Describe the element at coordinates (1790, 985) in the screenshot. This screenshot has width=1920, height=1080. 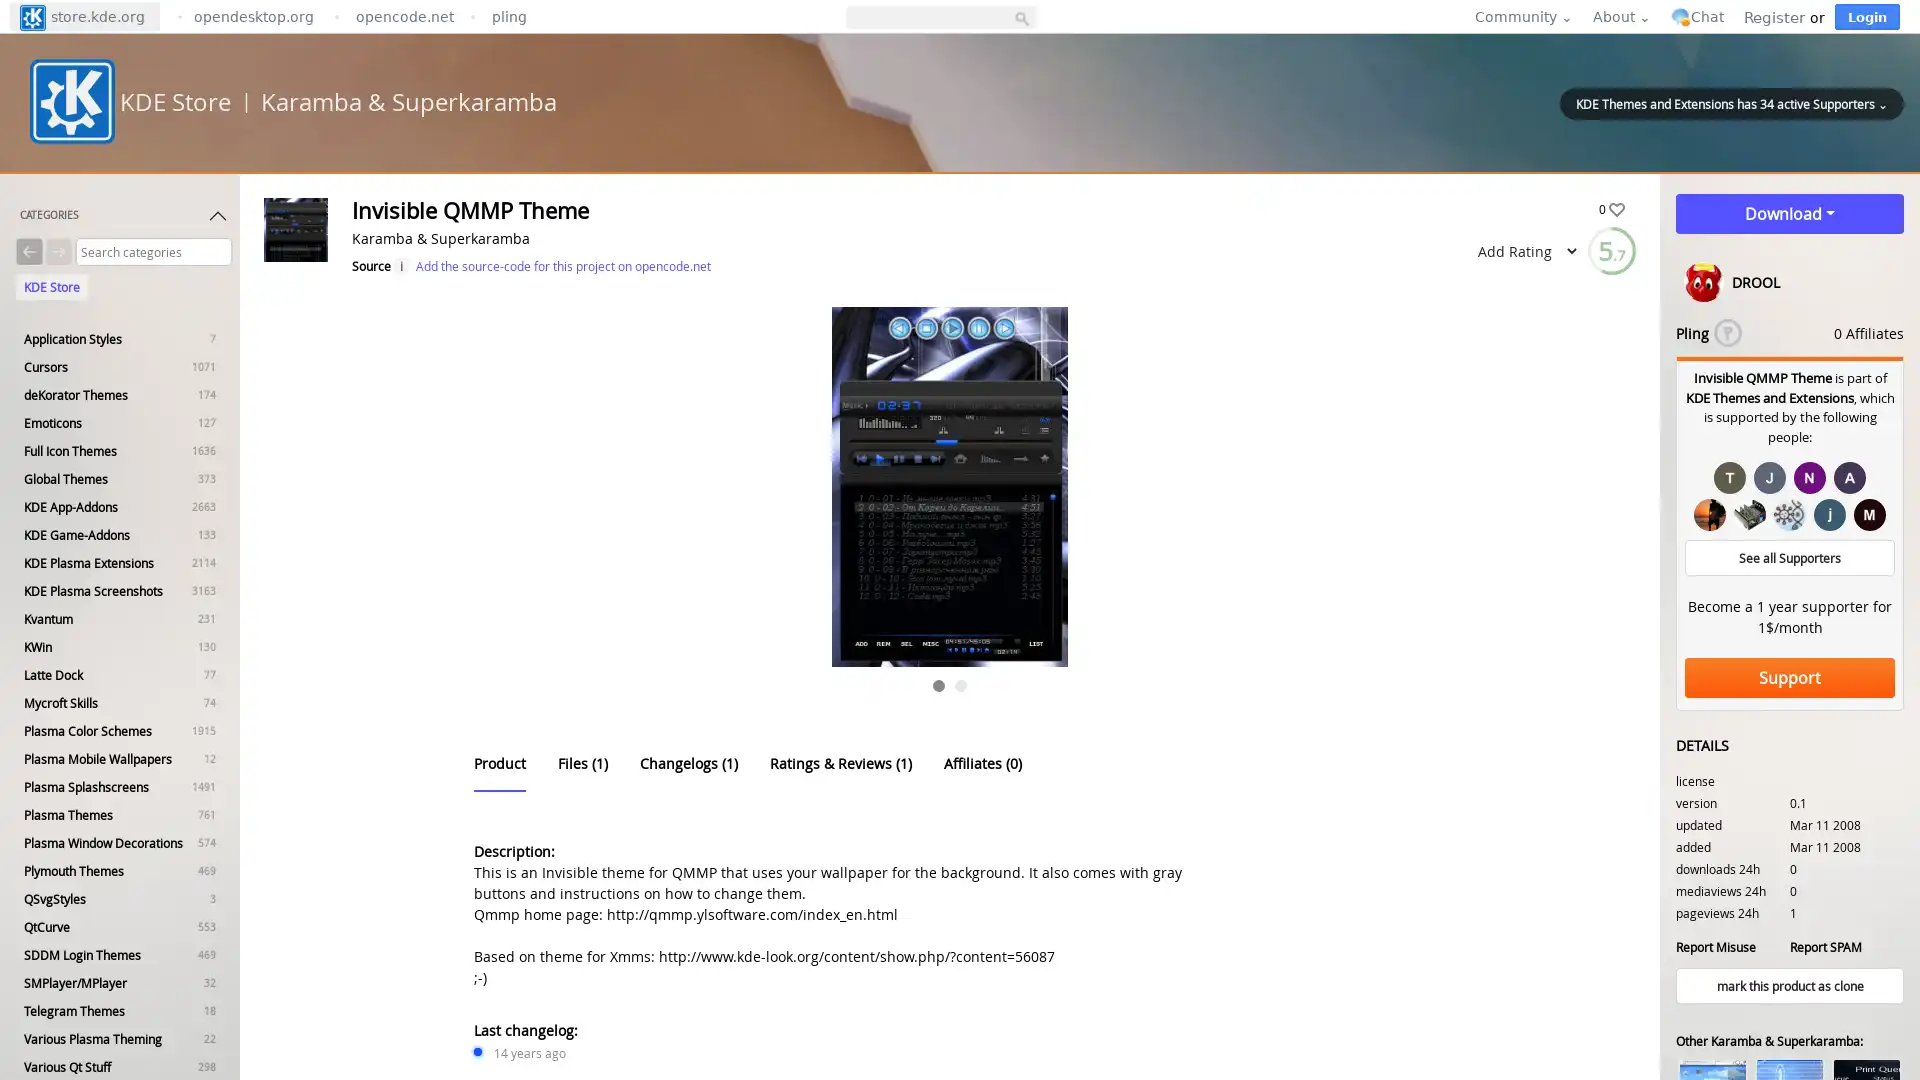
I see `mark this product as clone` at that location.